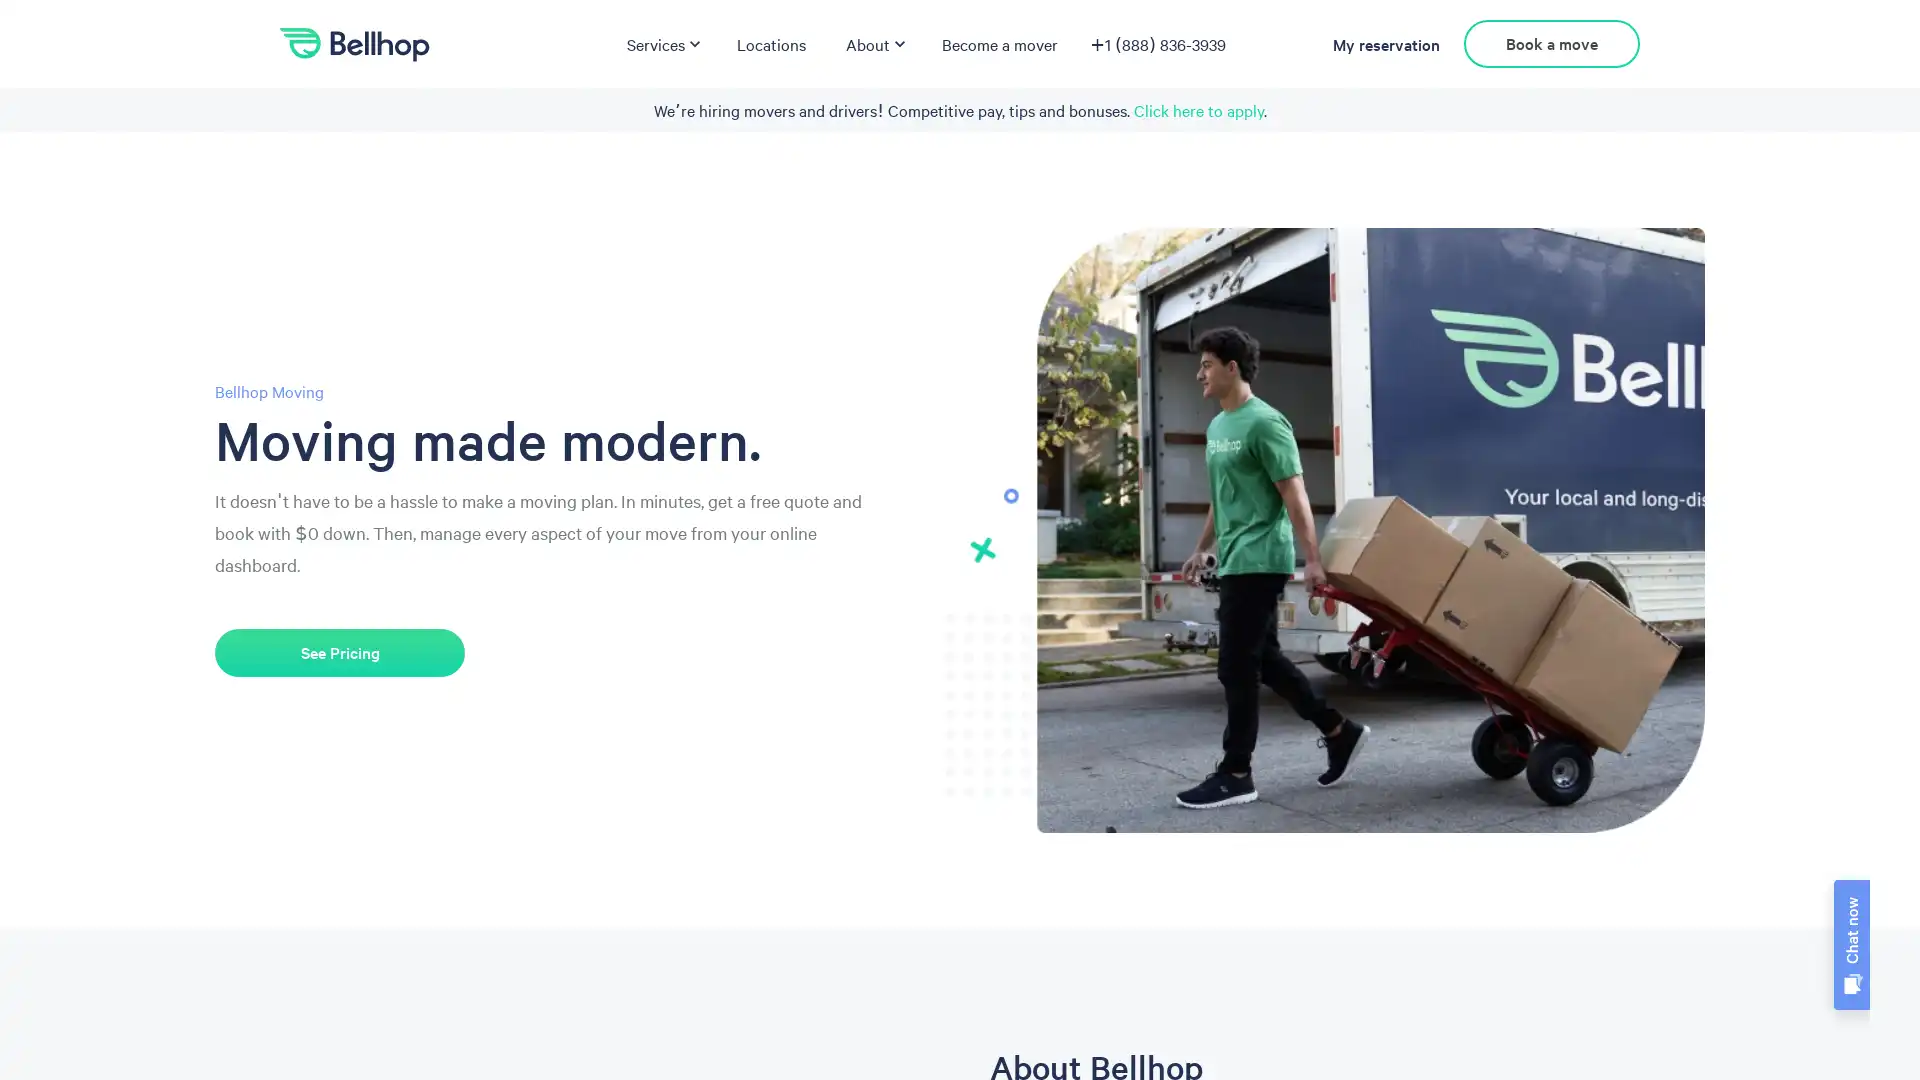  Describe the element at coordinates (1824, 983) in the screenshot. I see `chatbot icon` at that location.